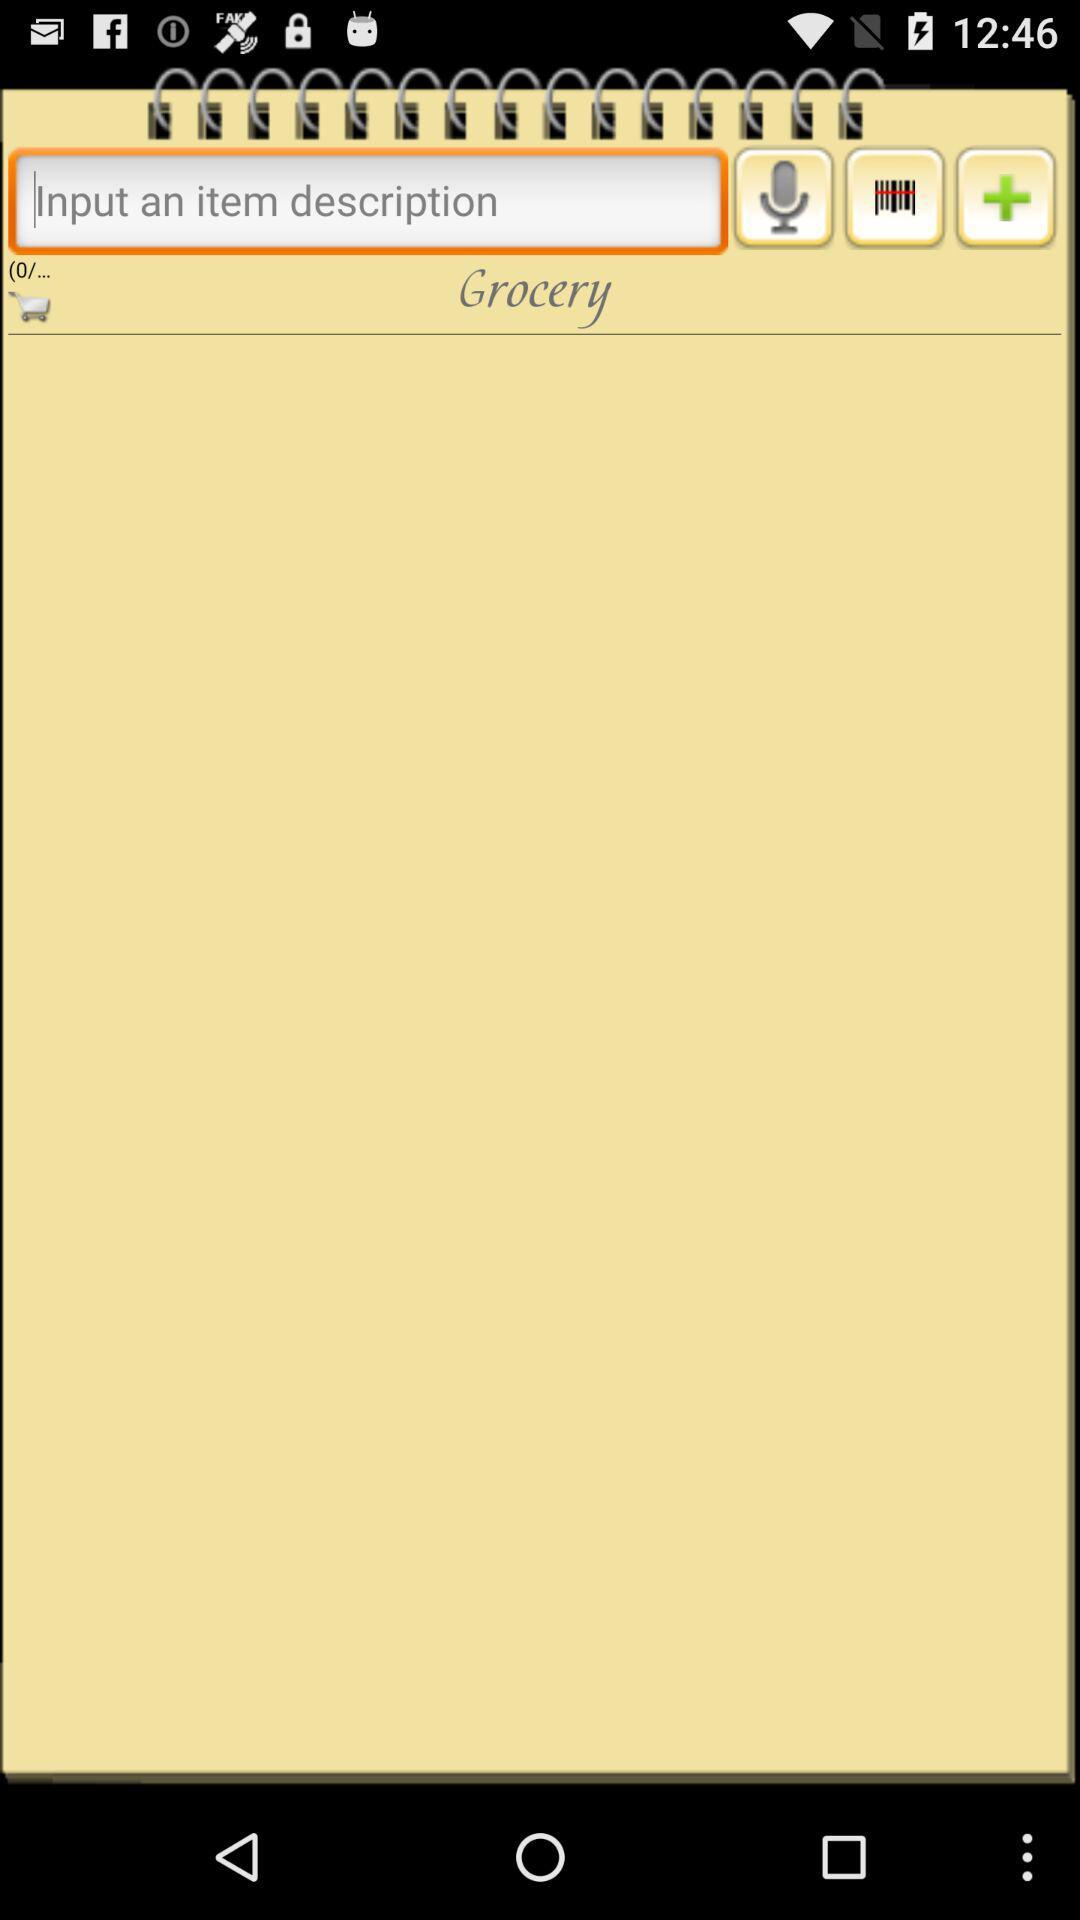 Image resolution: width=1080 pixels, height=1920 pixels. Describe the element at coordinates (782, 197) in the screenshot. I see `activate voice input` at that location.